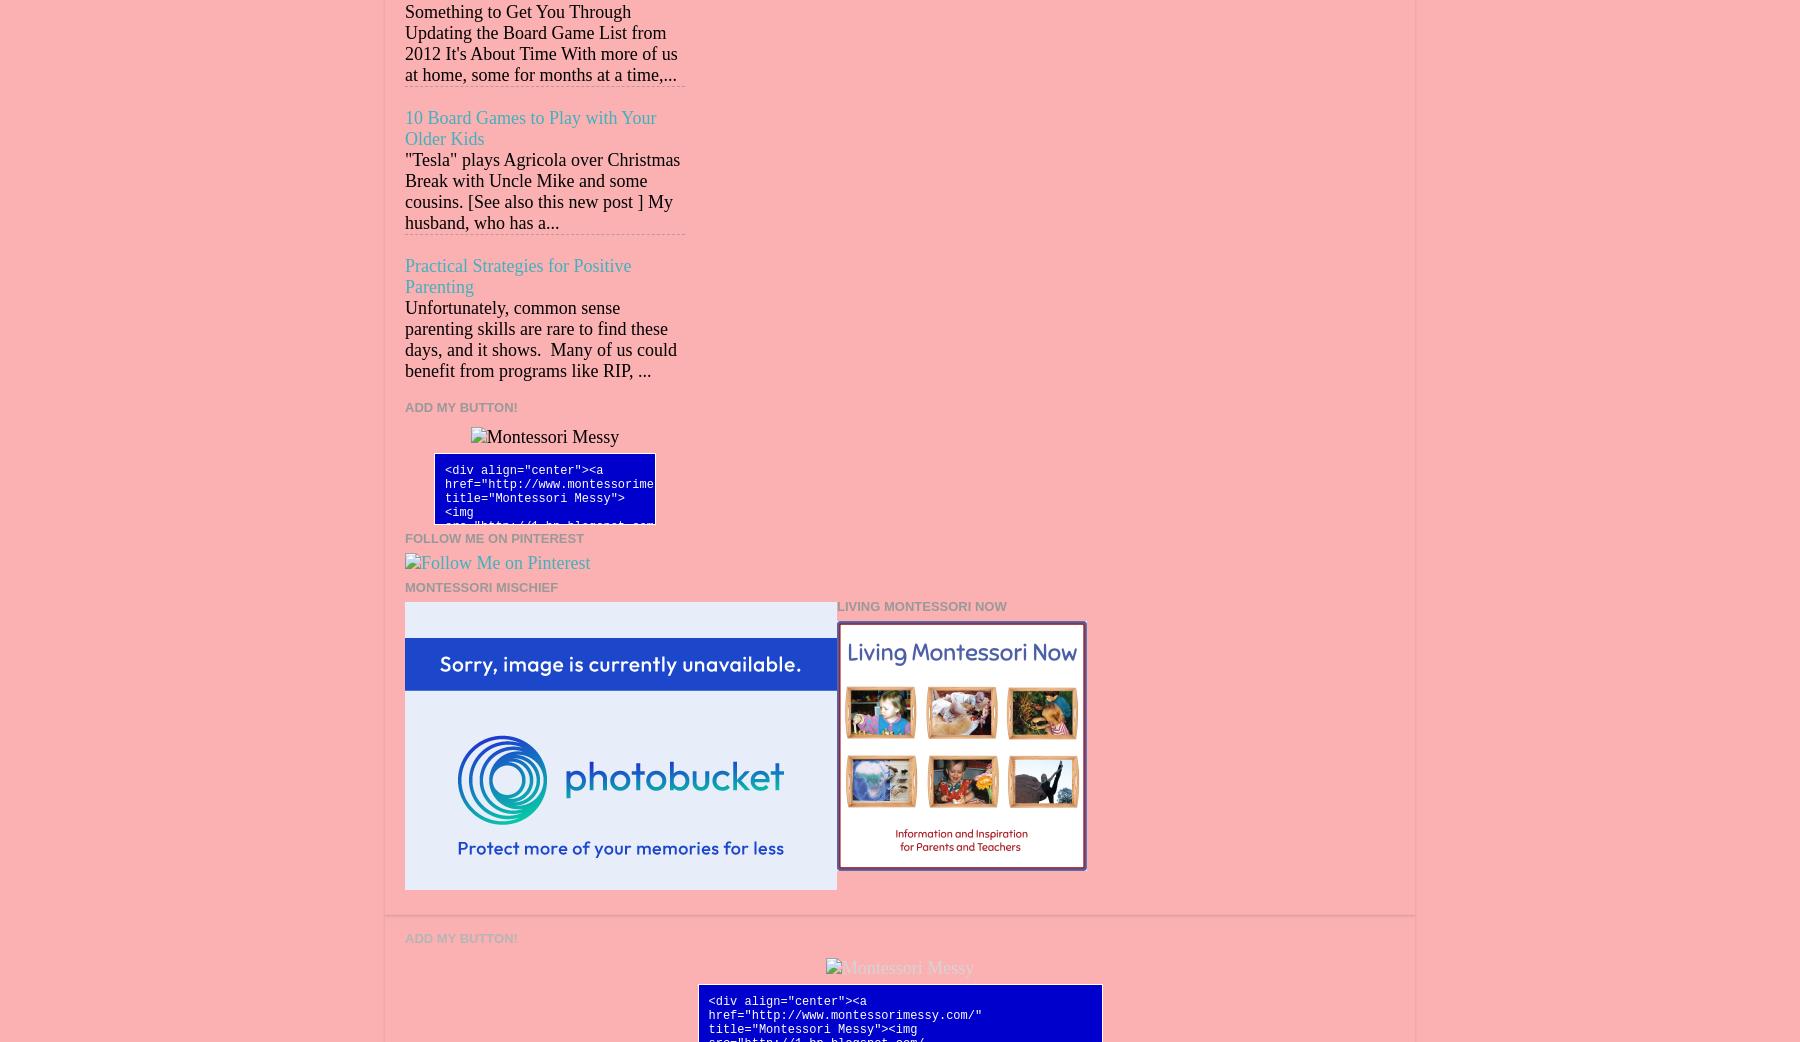 The height and width of the screenshot is (1042, 1800). Describe the element at coordinates (920, 605) in the screenshot. I see `'Living Montessori Now'` at that location.